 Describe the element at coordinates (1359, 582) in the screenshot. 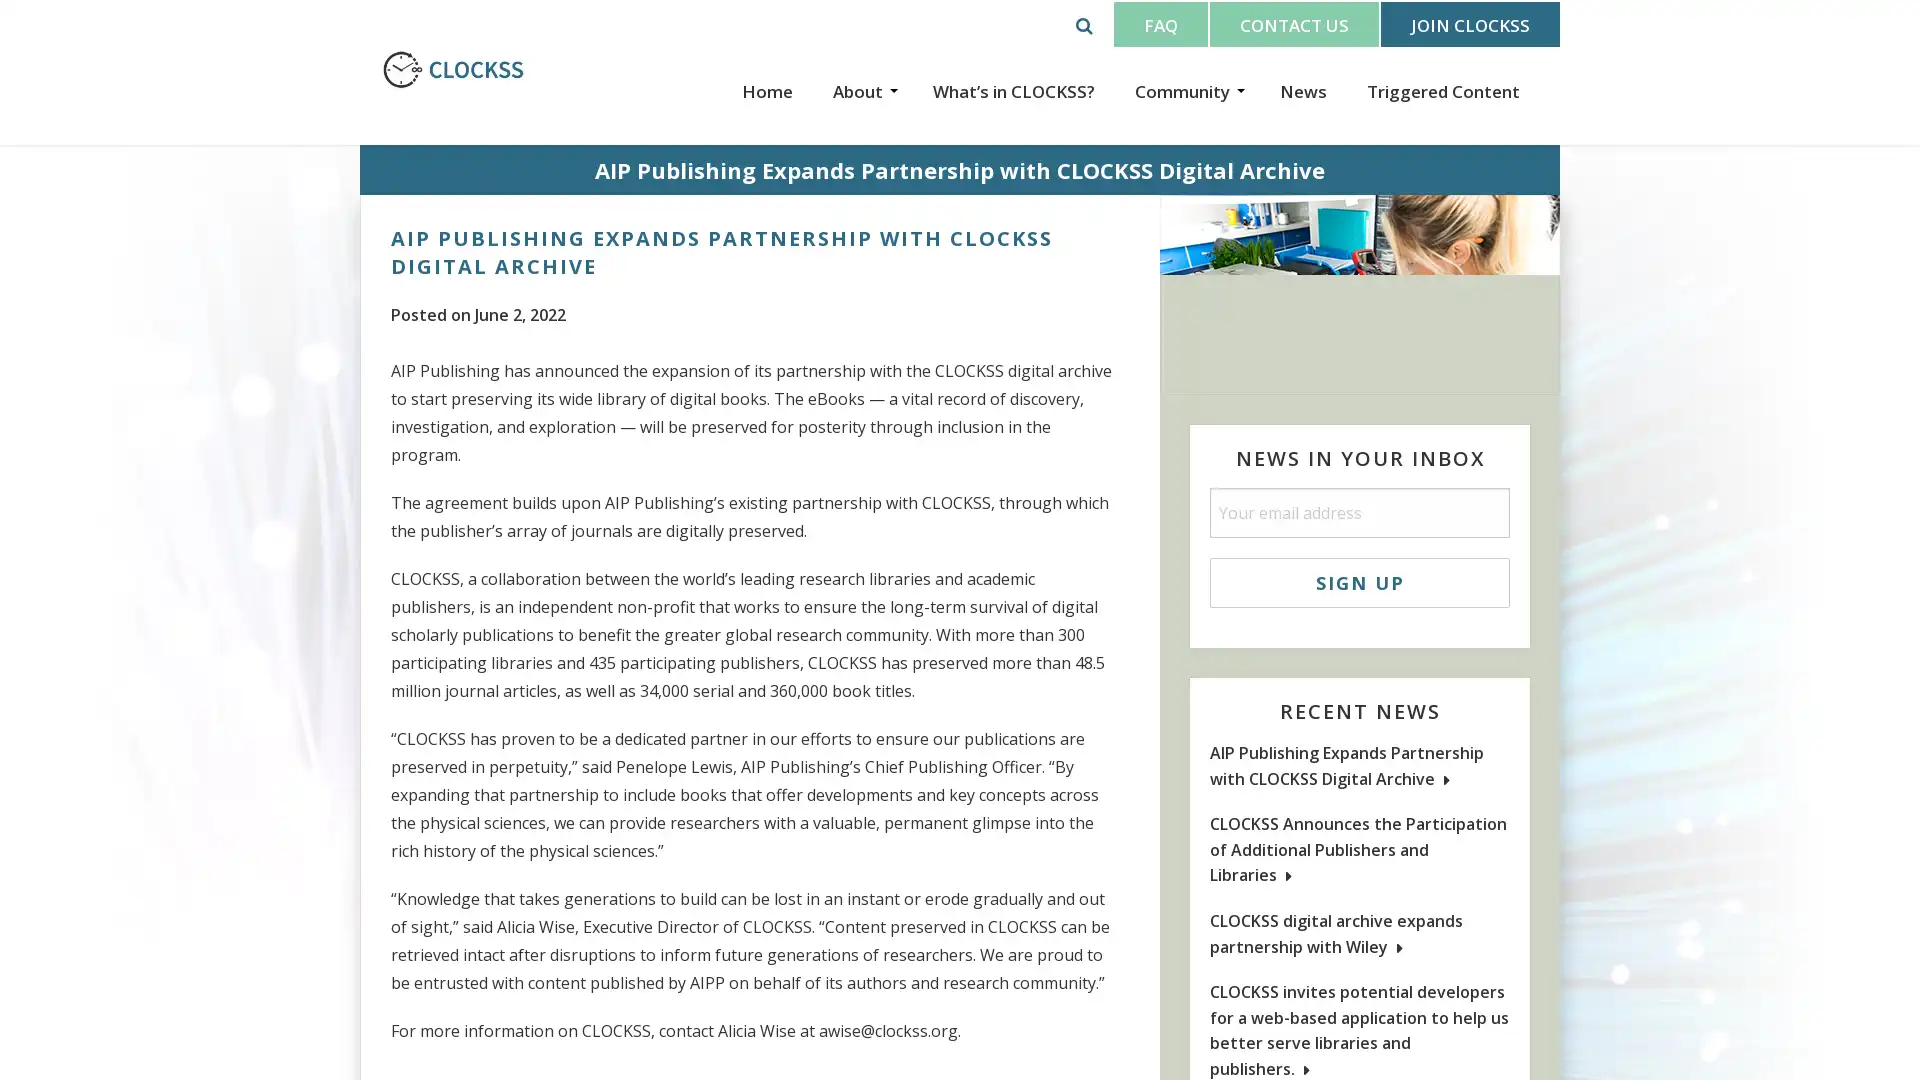

I see `Sign up` at that location.